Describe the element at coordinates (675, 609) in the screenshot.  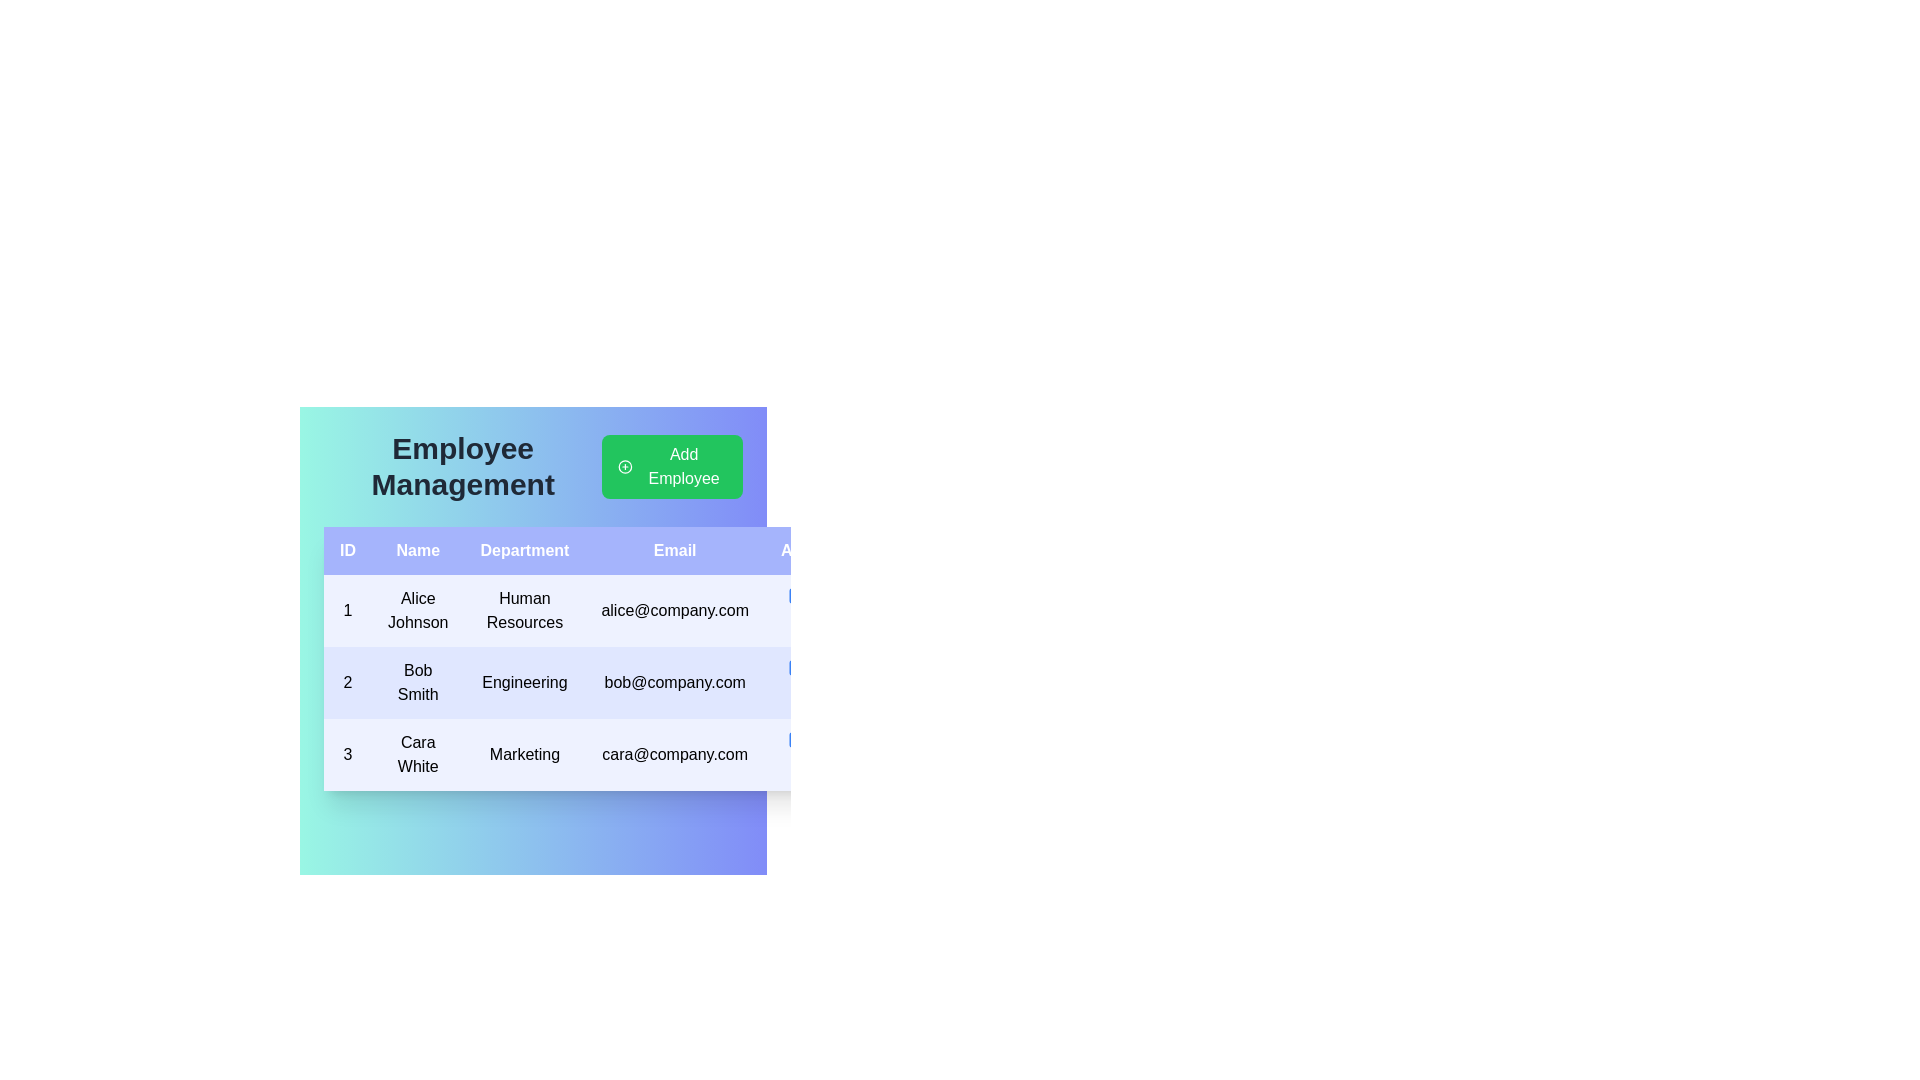
I see `the email text of employee Alice Johnson displayed in the fourth column of the employee management table` at that location.